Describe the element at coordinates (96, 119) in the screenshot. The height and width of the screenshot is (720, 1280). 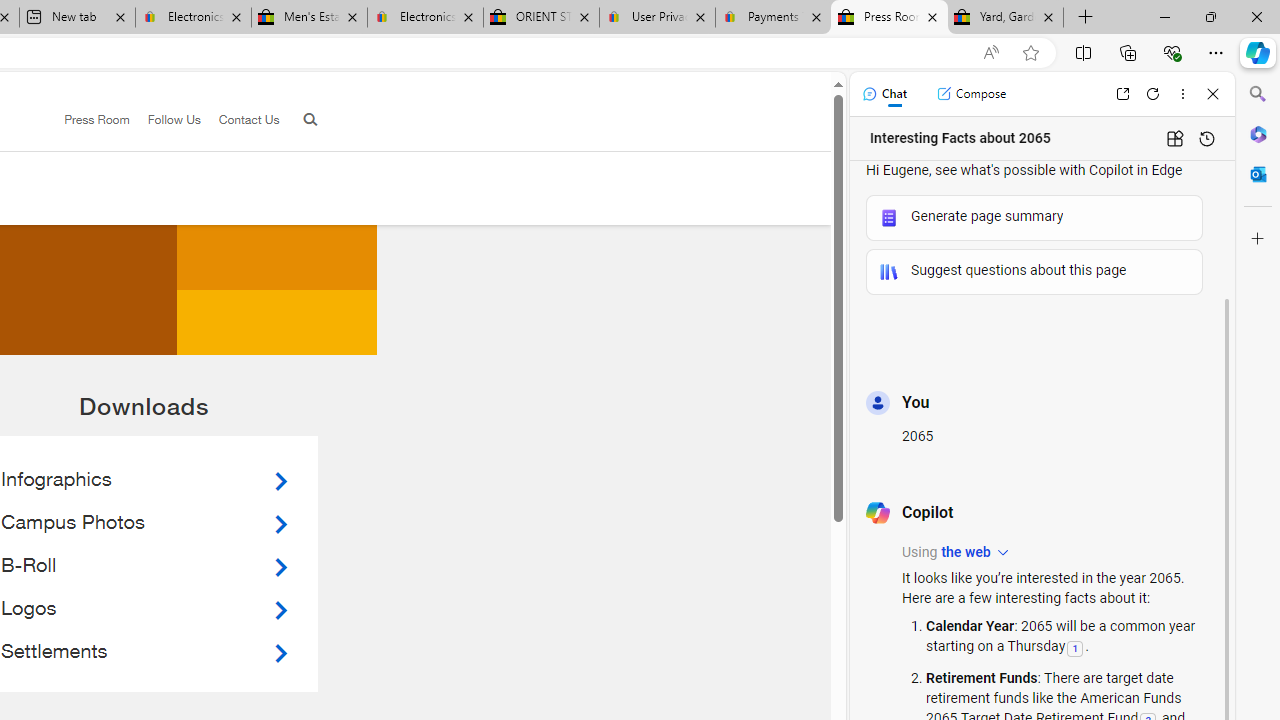
I see `'Press Room'` at that location.